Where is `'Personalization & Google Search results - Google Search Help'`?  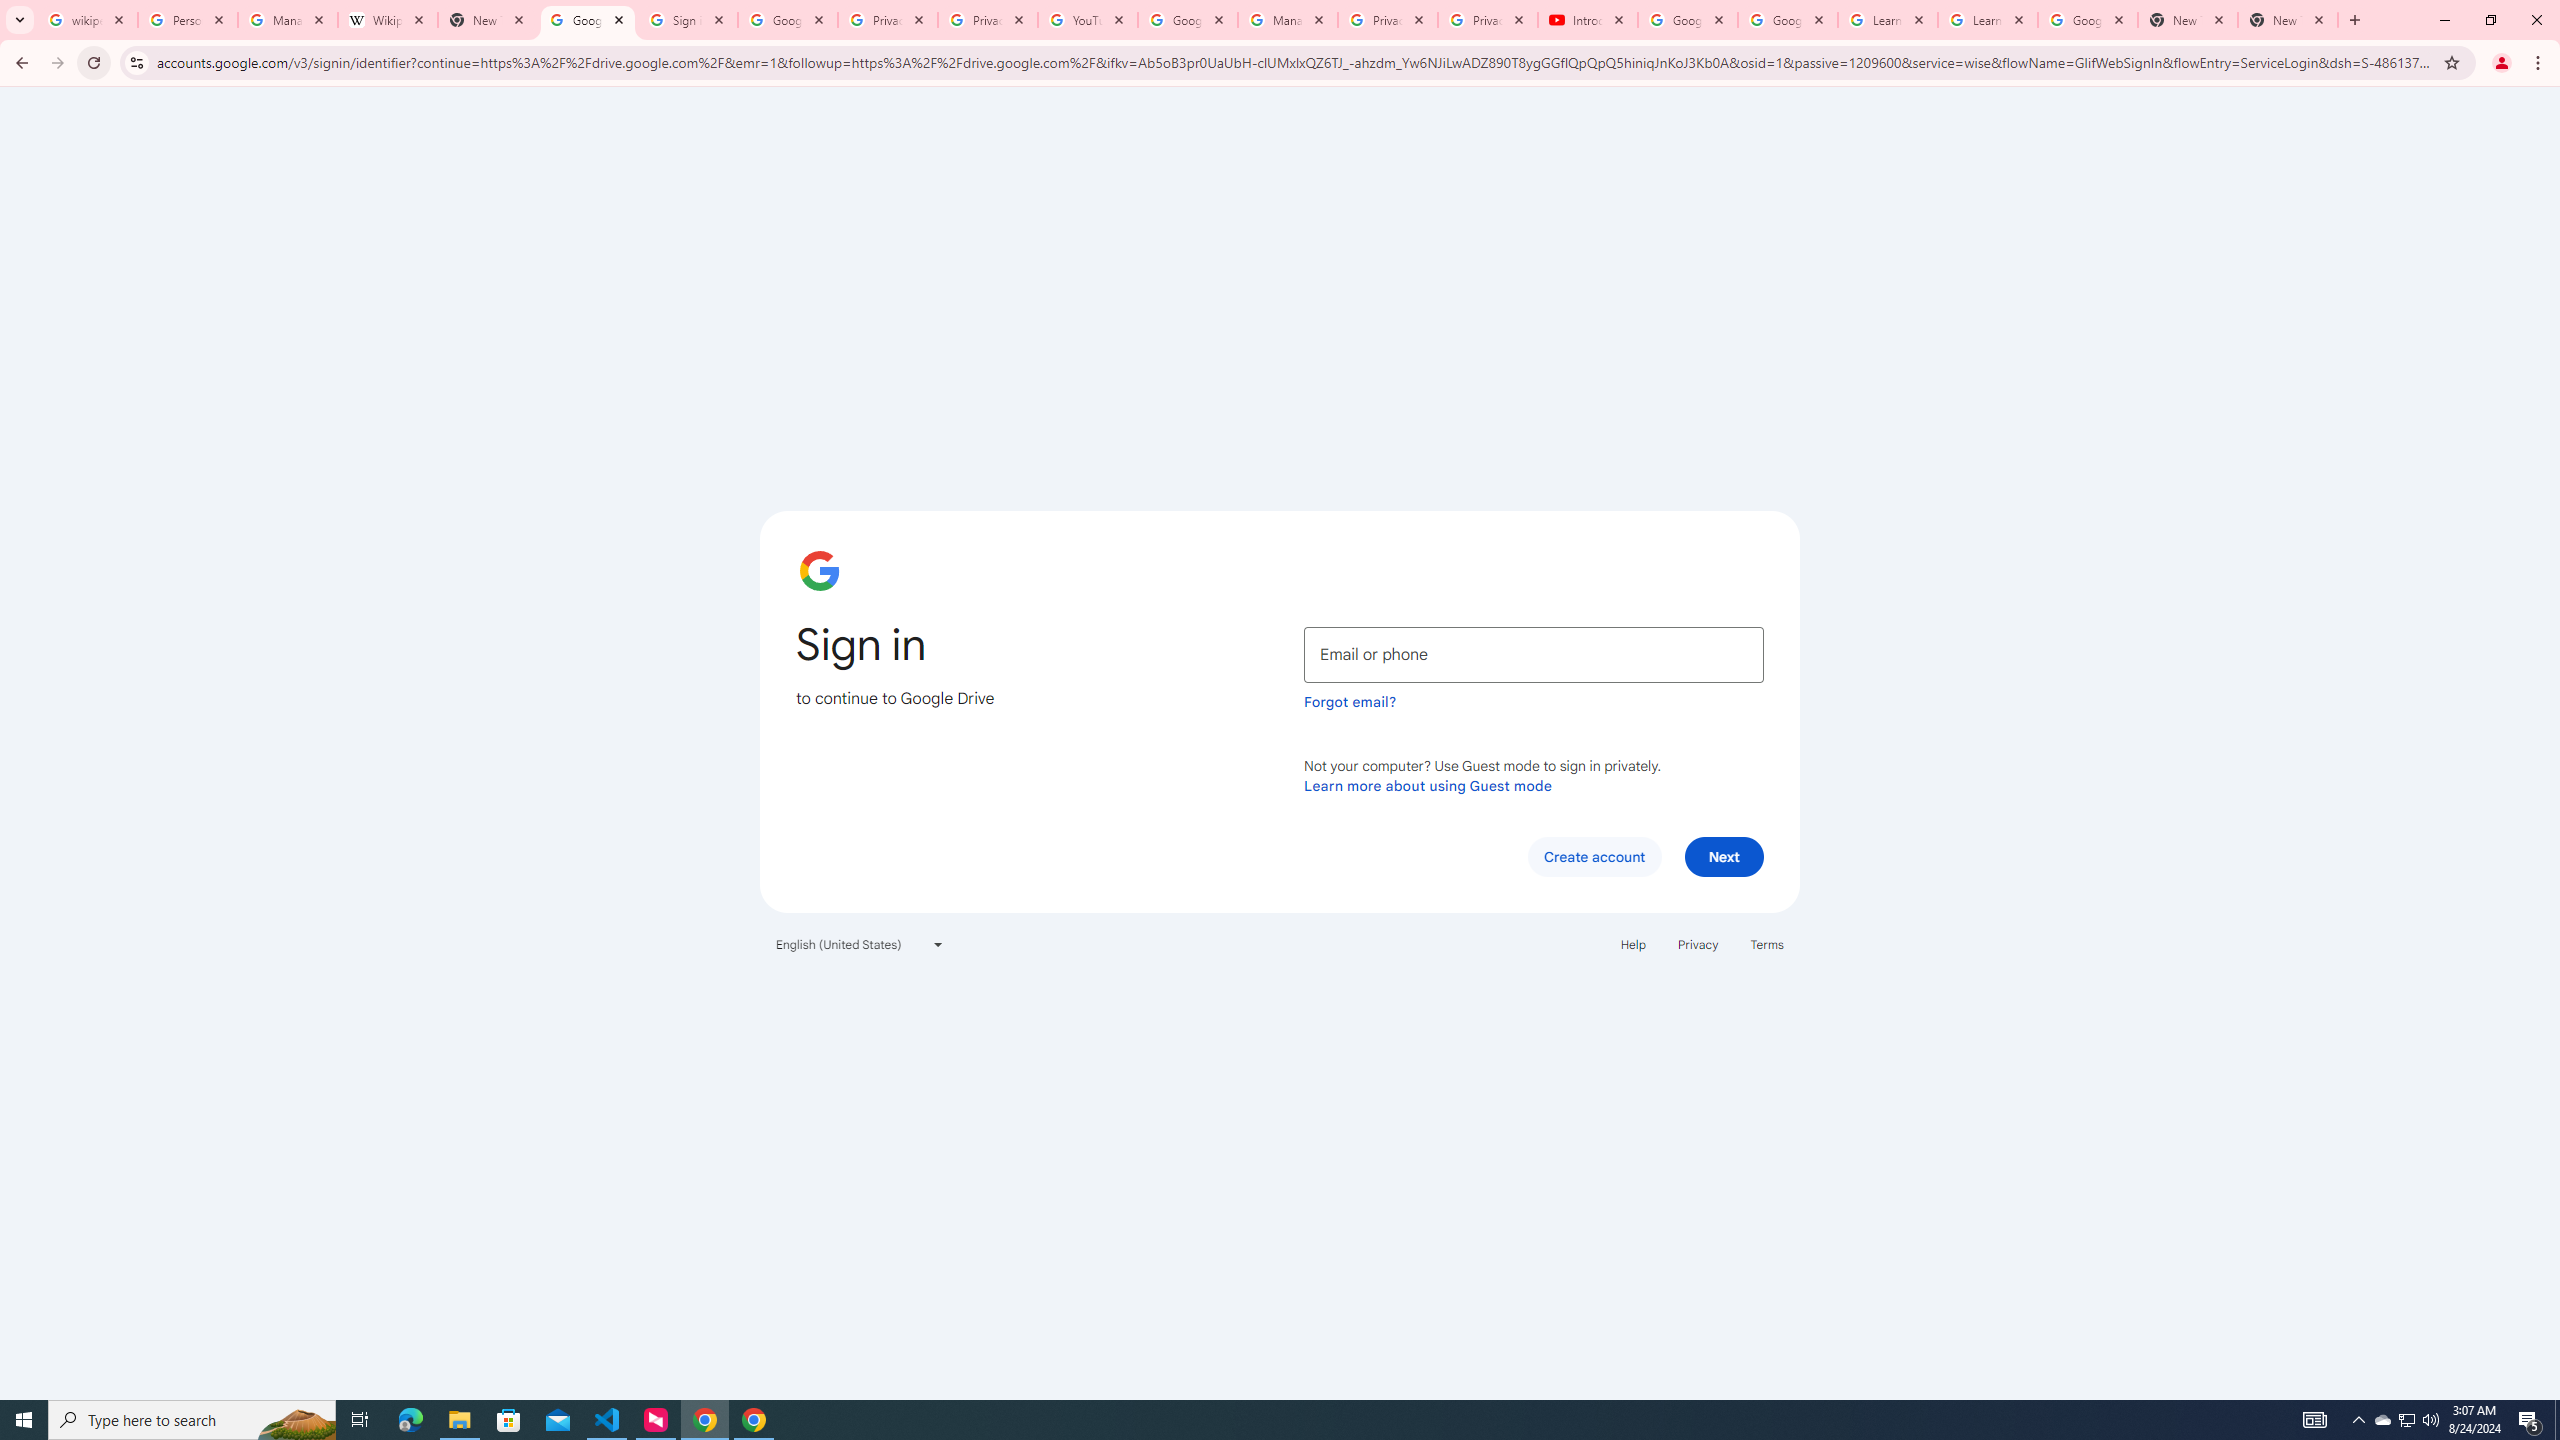 'Personalization & Google Search results - Google Search Help' is located at coordinates (186, 19).